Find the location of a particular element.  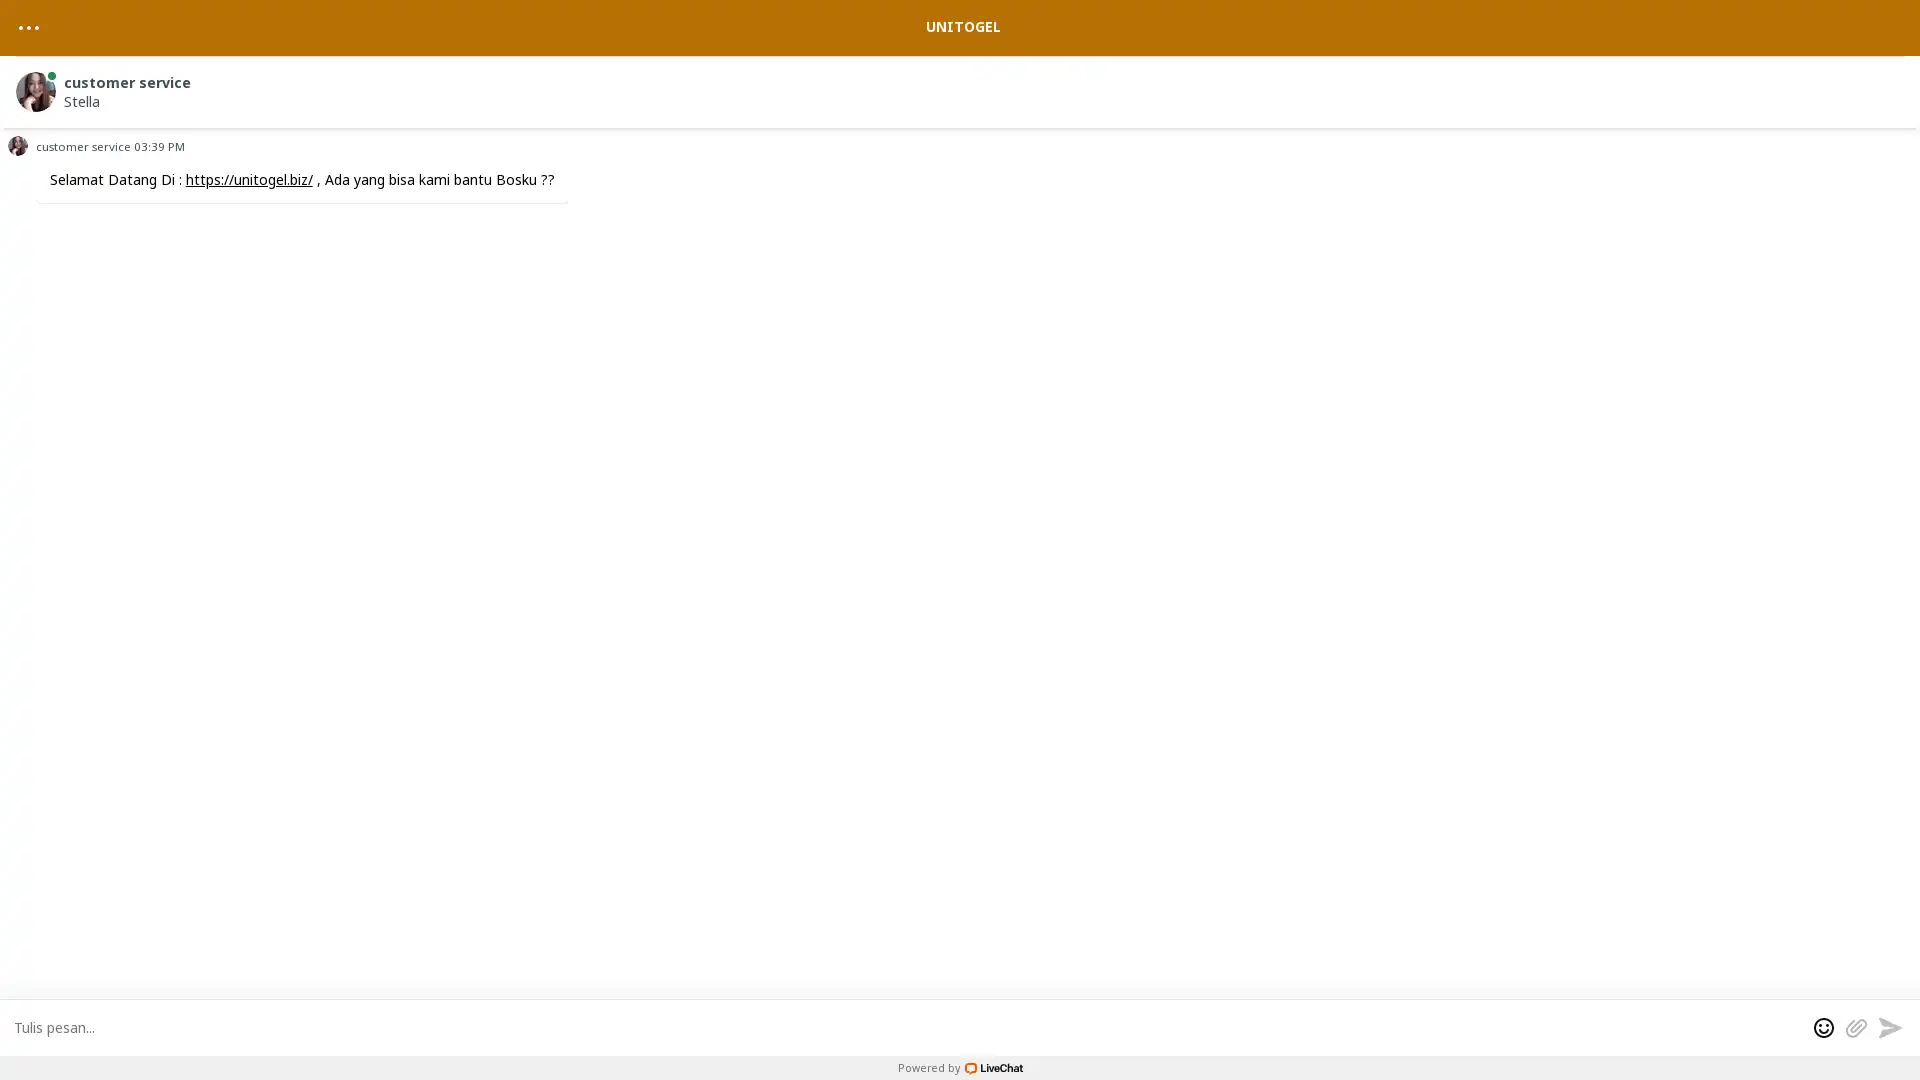

customer service is located at coordinates (963, 87).